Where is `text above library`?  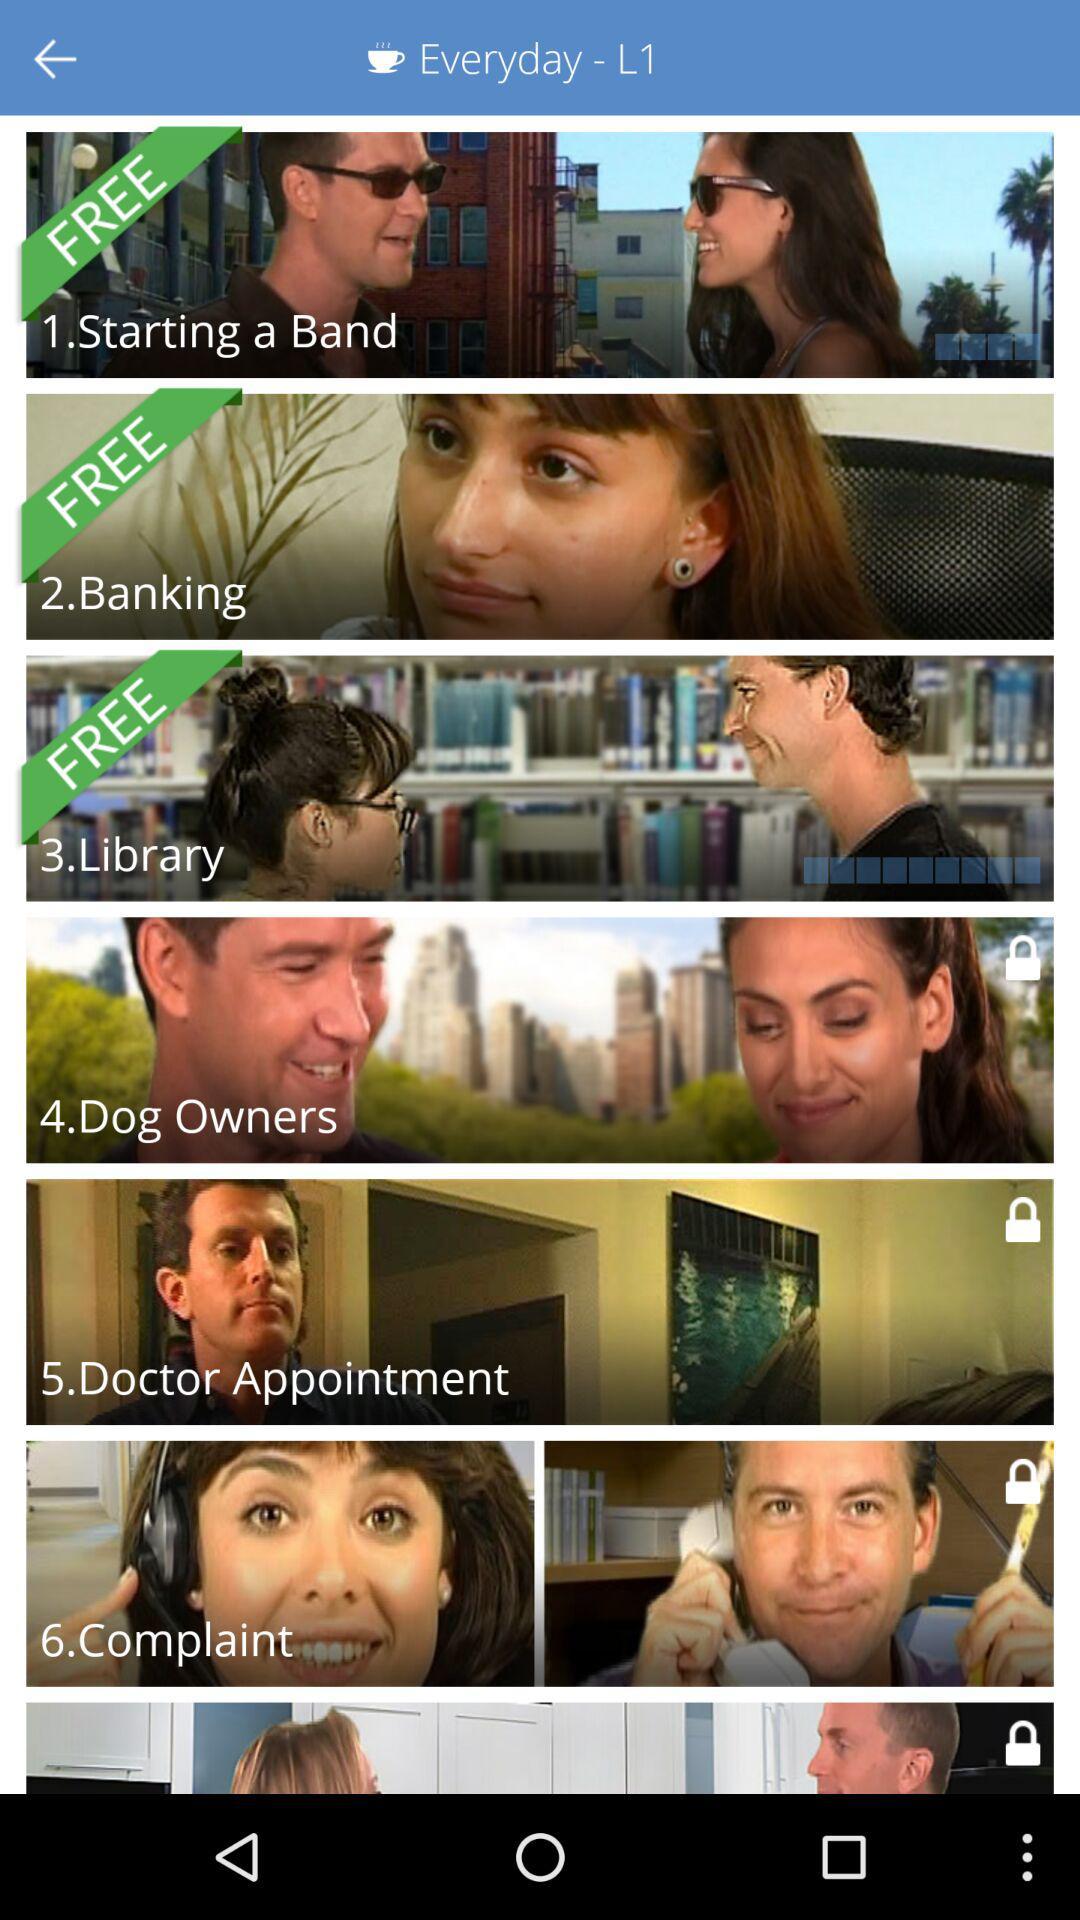 text above library is located at coordinates (127, 747).